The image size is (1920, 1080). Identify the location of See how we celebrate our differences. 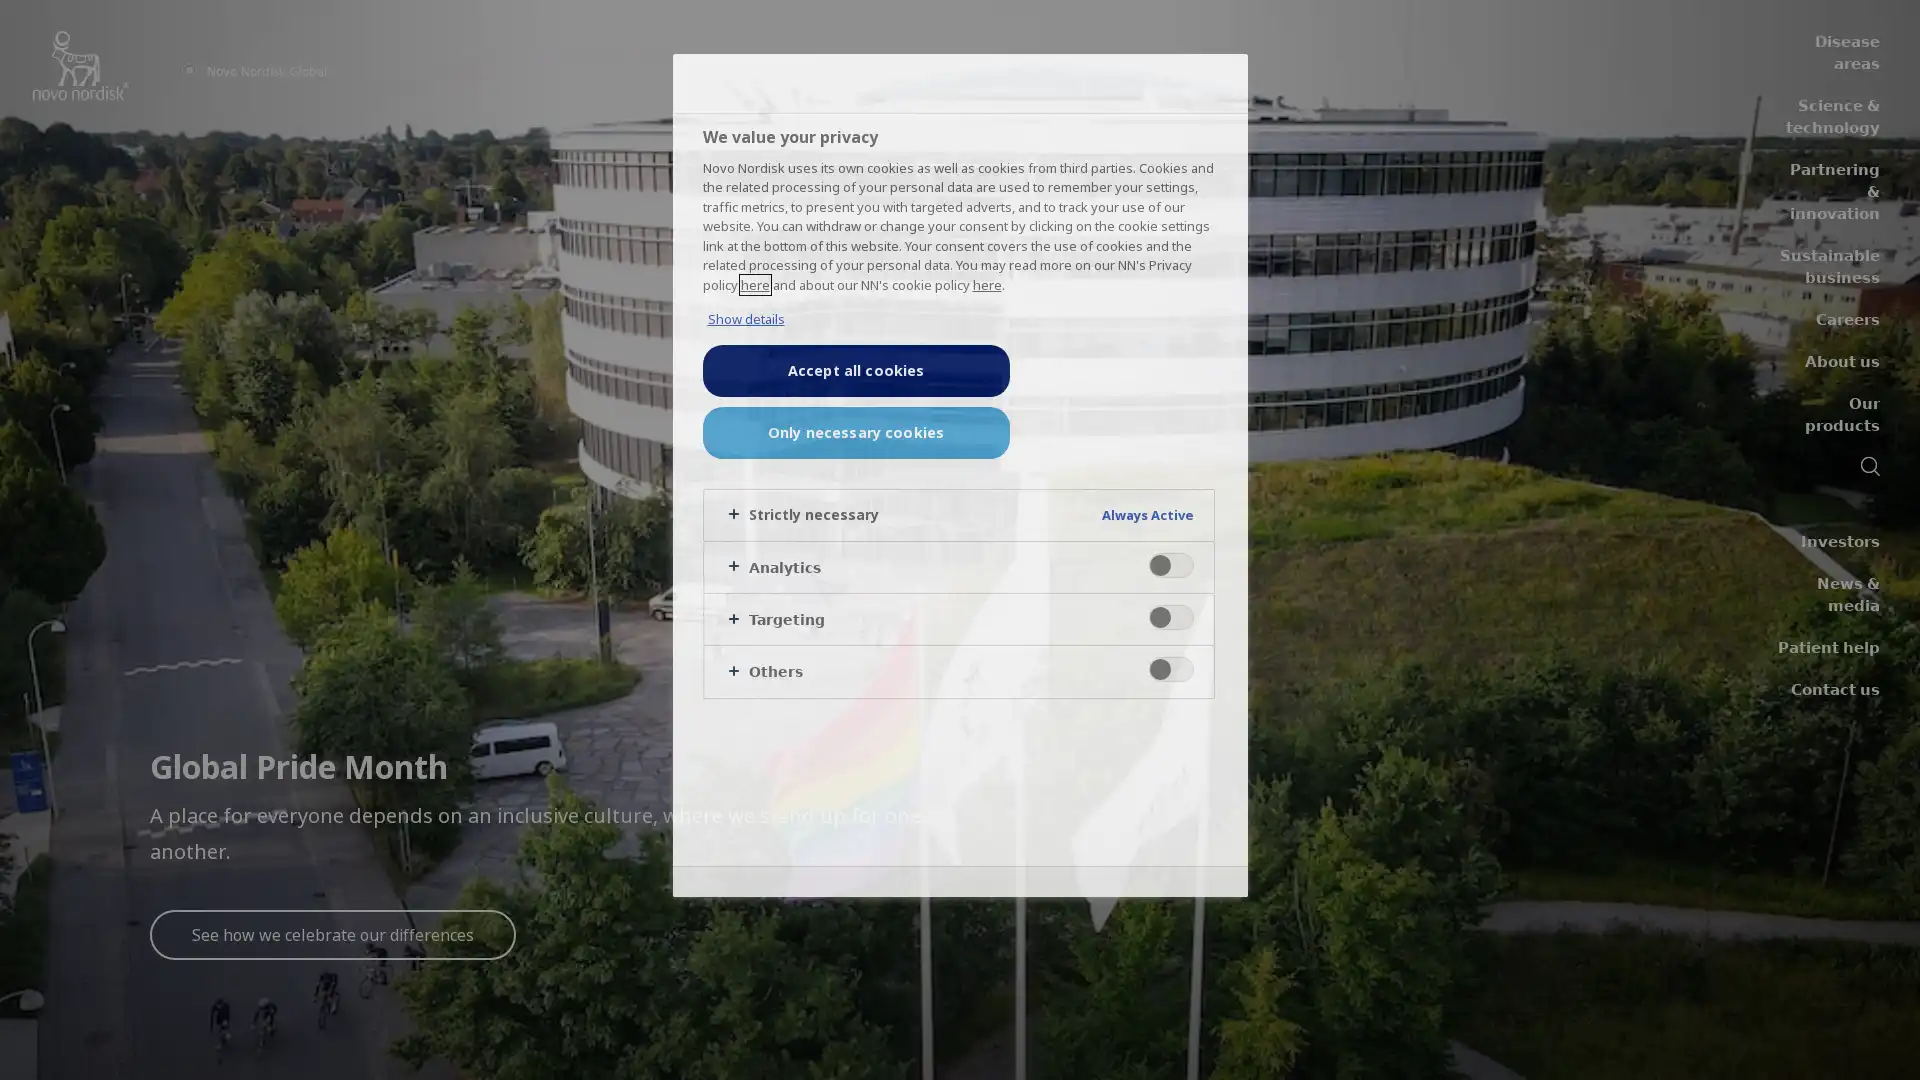
(332, 934).